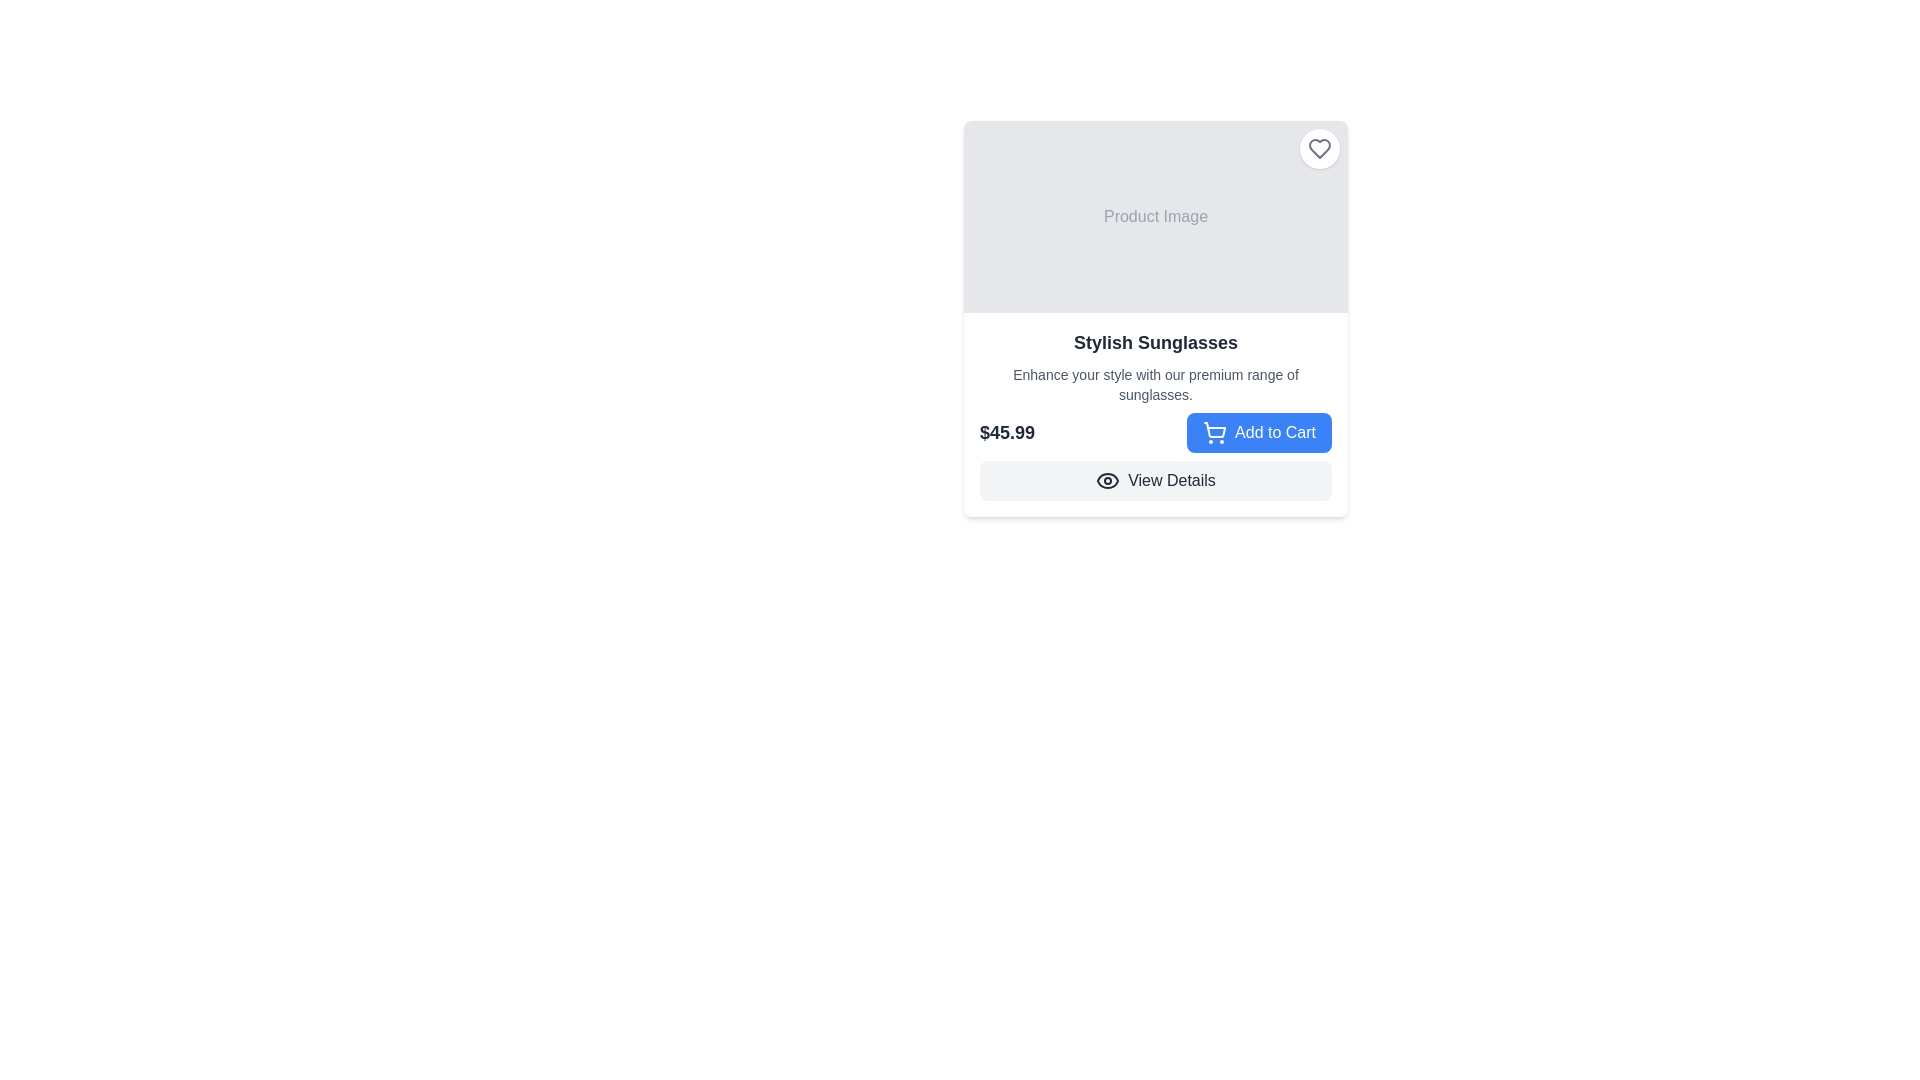 The width and height of the screenshot is (1920, 1080). I want to click on the heart-shaped icon located at the top-right corner of the Stylish Sunglasses product card, so click(1320, 148).